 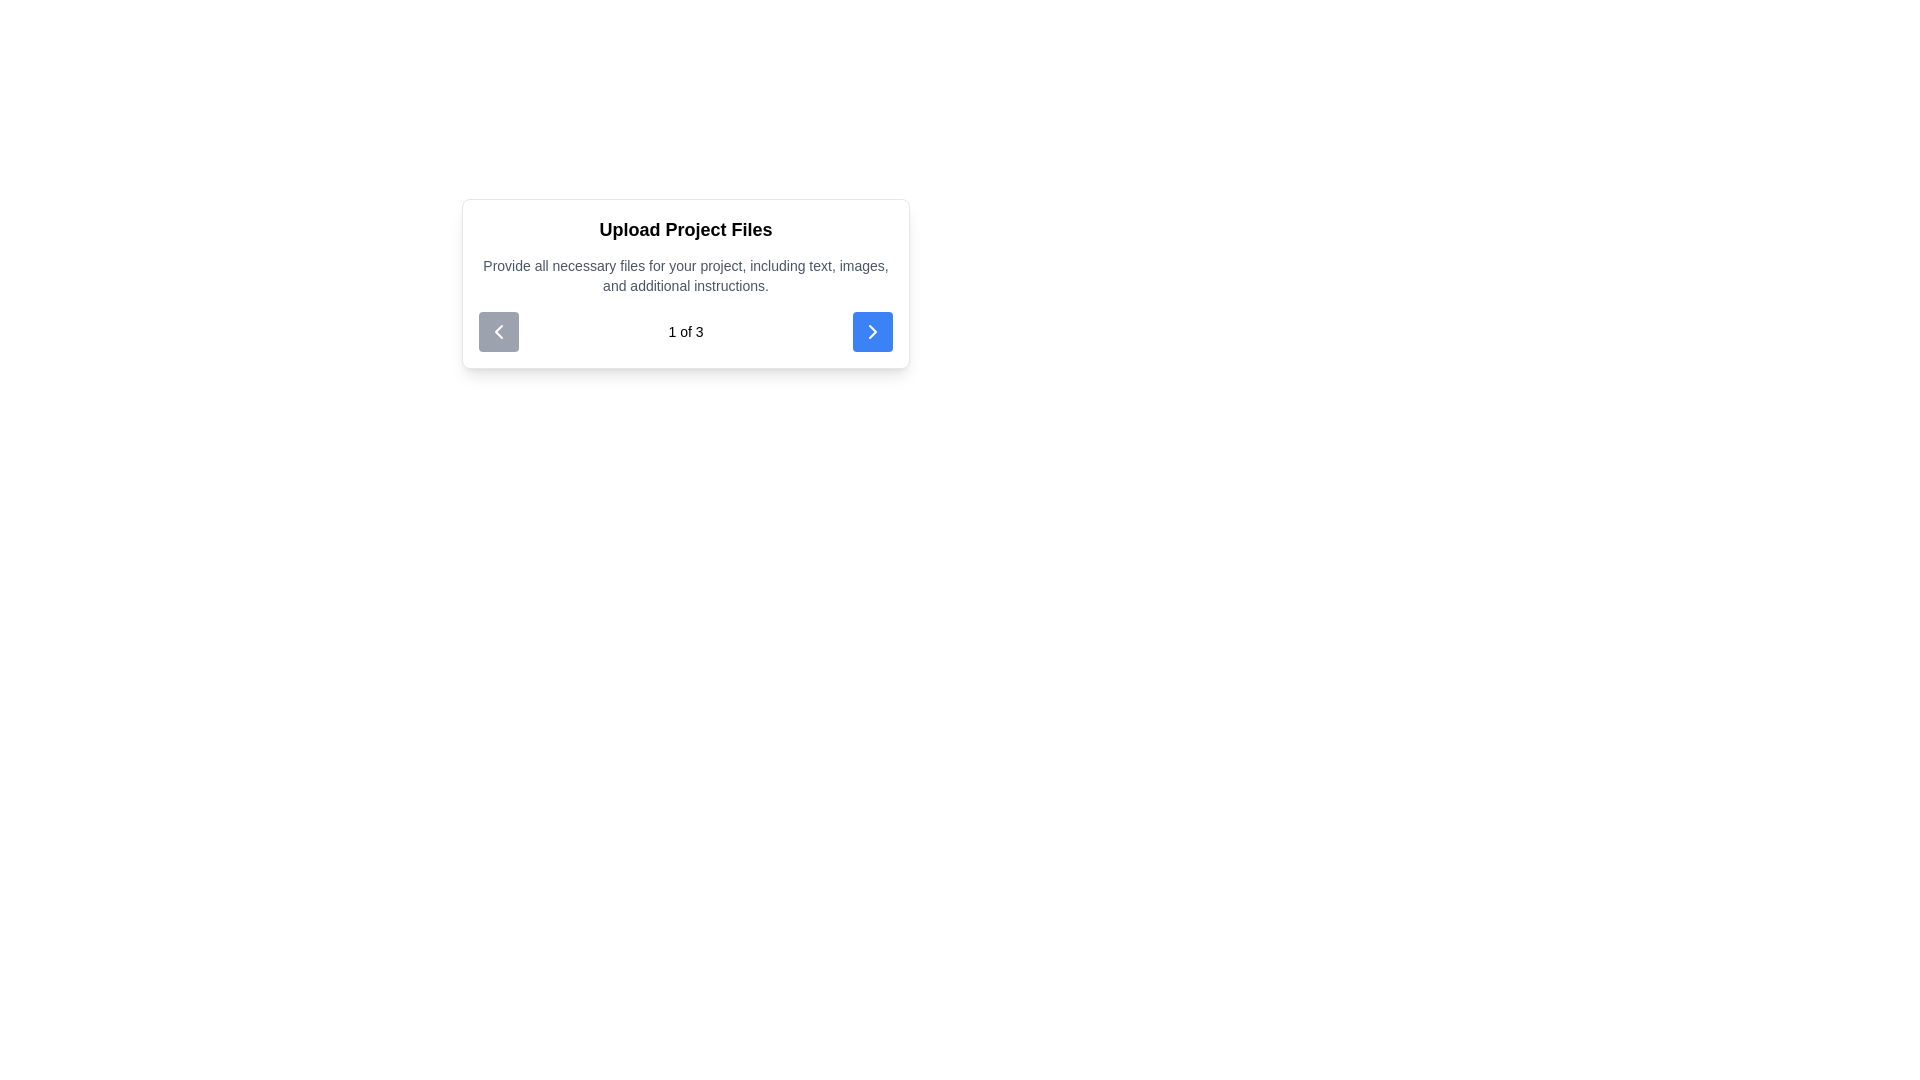 I want to click on the informational display text indicating the current position (1) out of 3 in the pagination system, located in the center of the horizontal navigation bar, so click(x=686, y=330).